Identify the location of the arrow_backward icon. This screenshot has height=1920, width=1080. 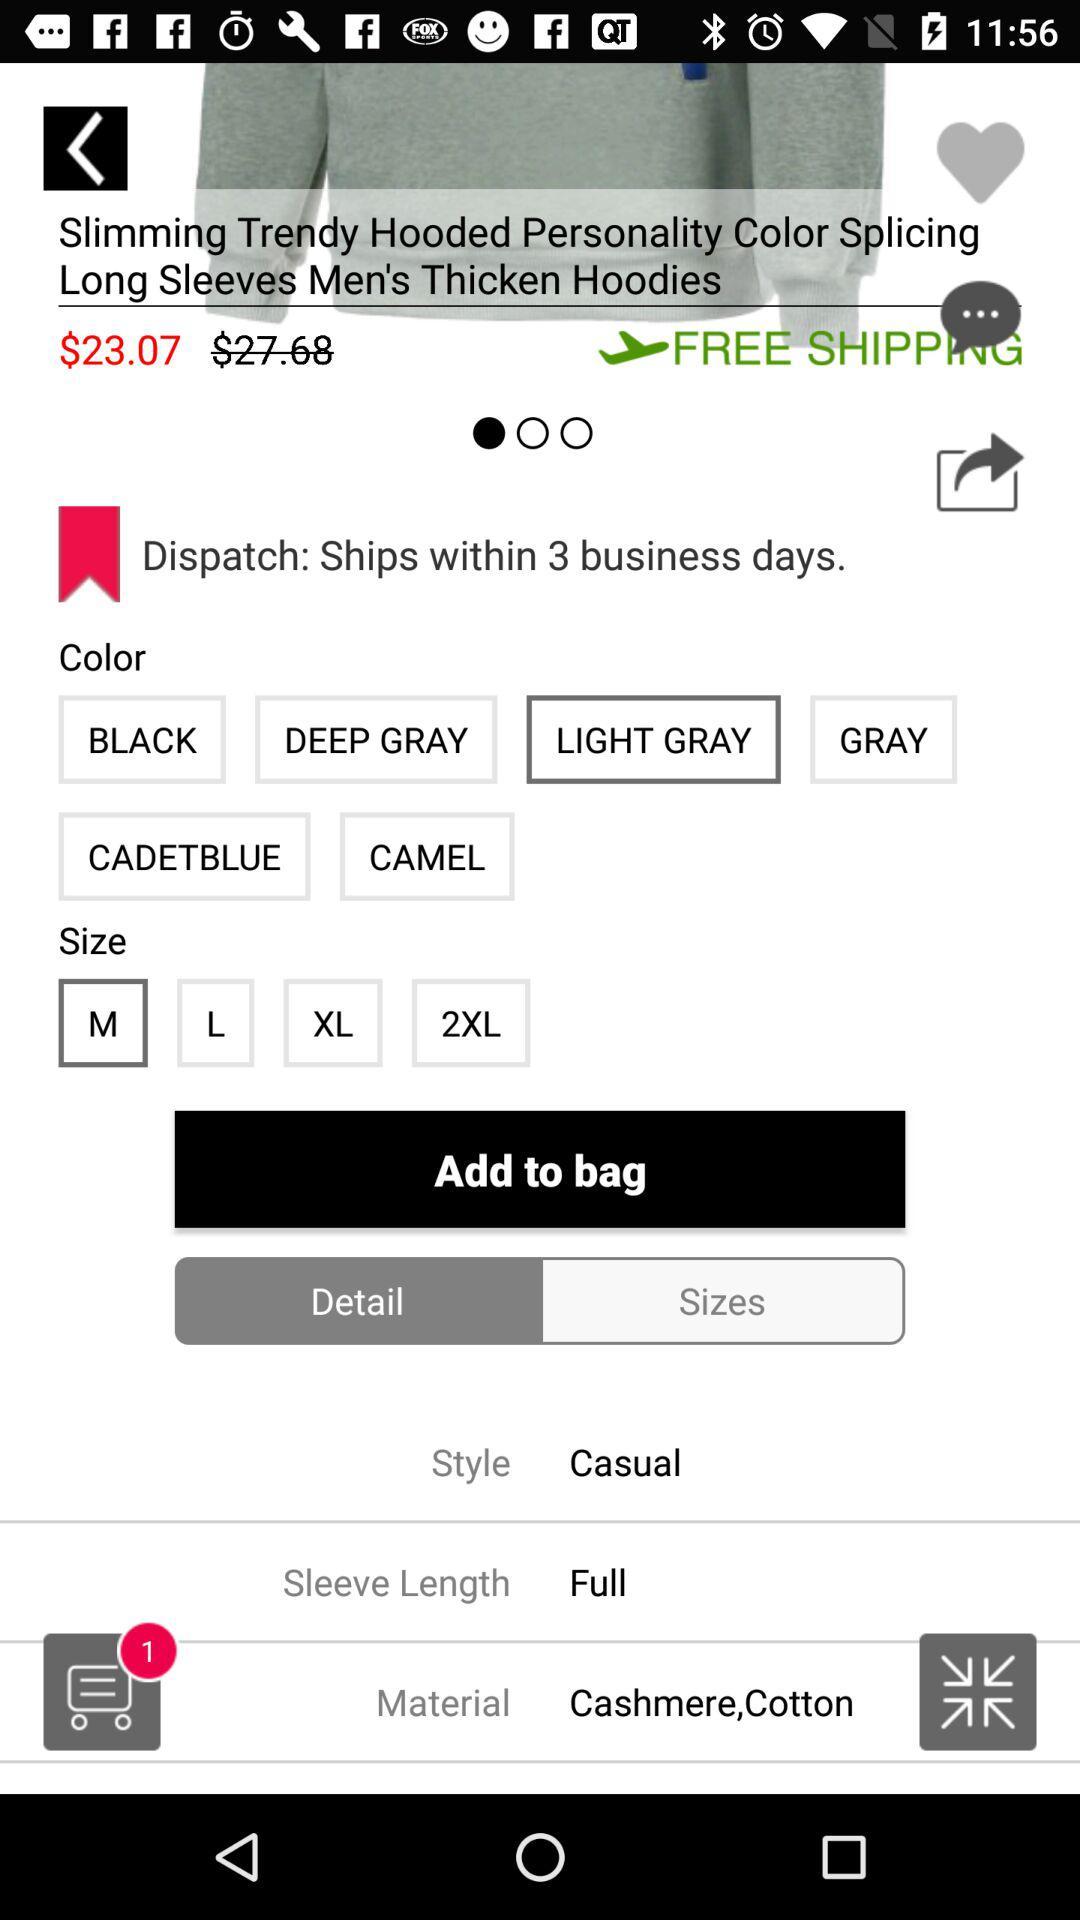
(84, 147).